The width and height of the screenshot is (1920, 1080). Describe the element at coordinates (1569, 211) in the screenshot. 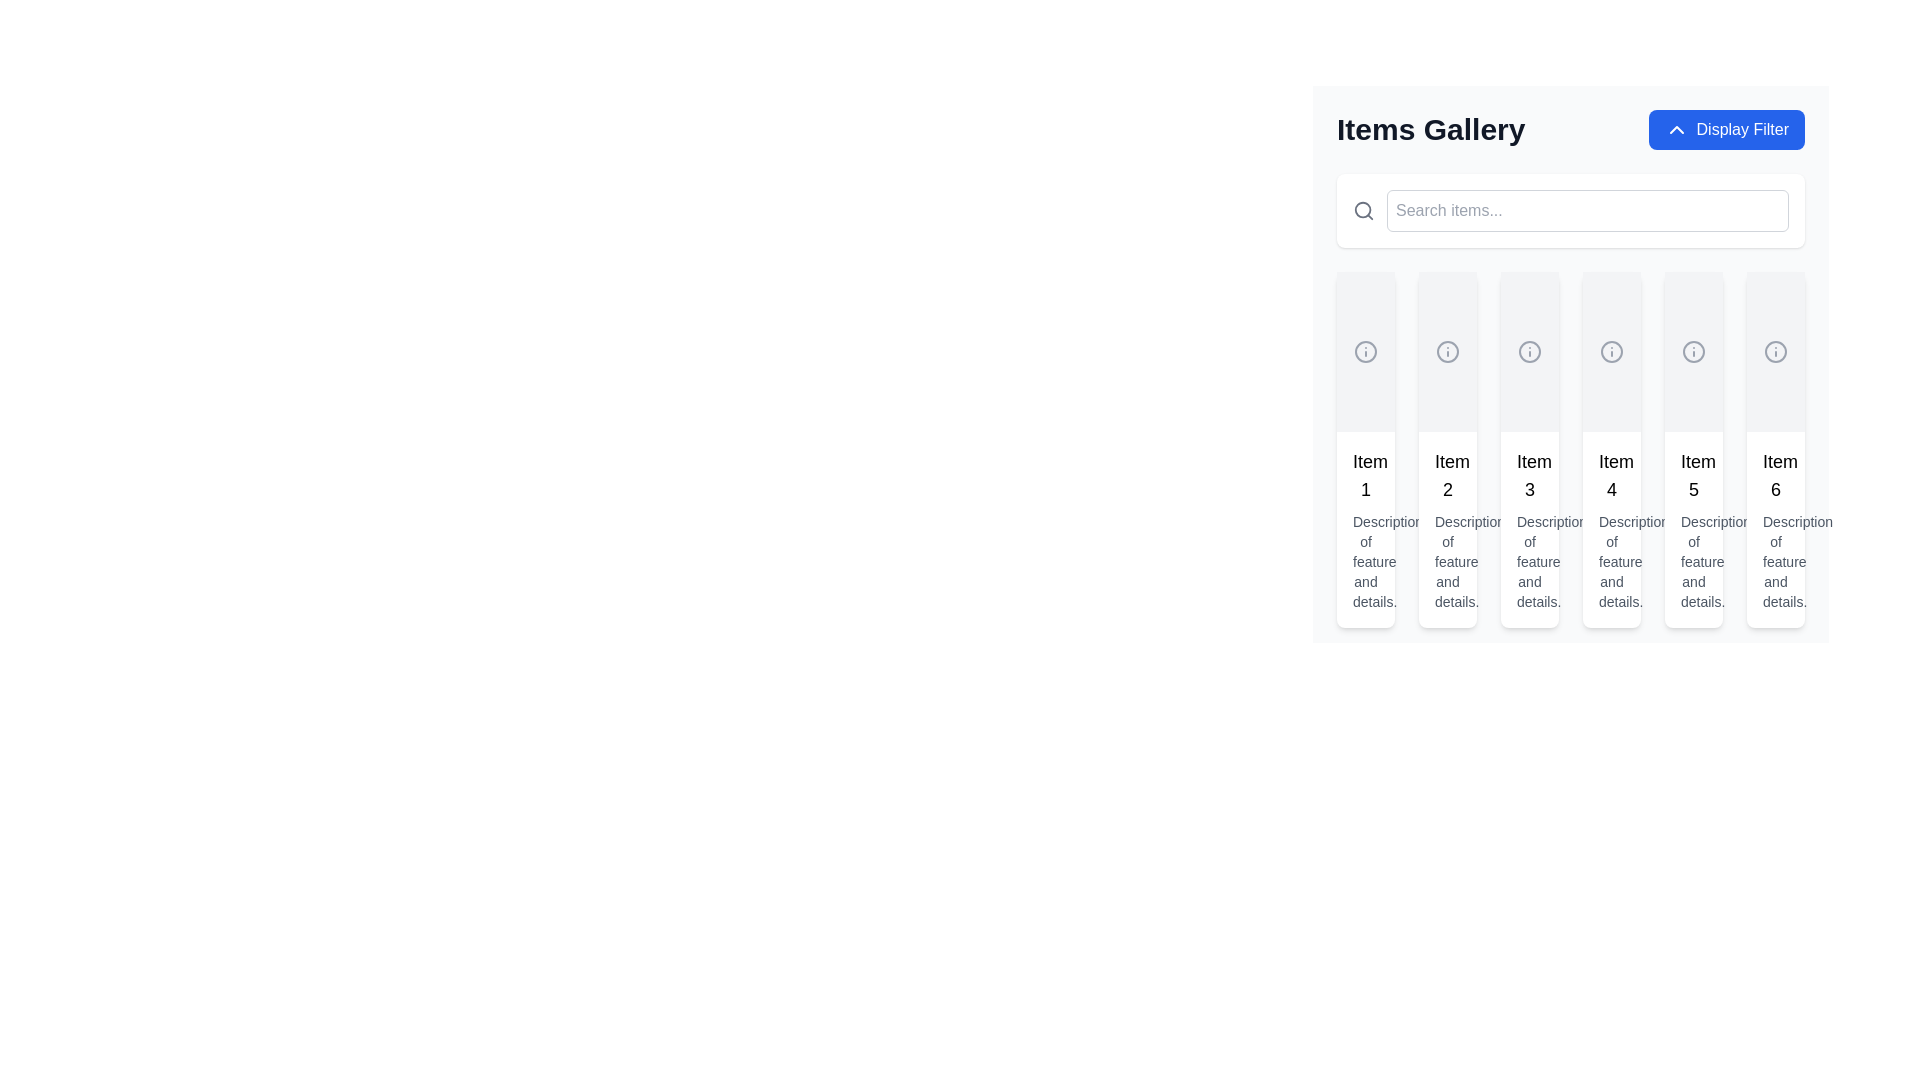

I see `the placeholder of the search bar located below the 'Items Gallery' heading` at that location.